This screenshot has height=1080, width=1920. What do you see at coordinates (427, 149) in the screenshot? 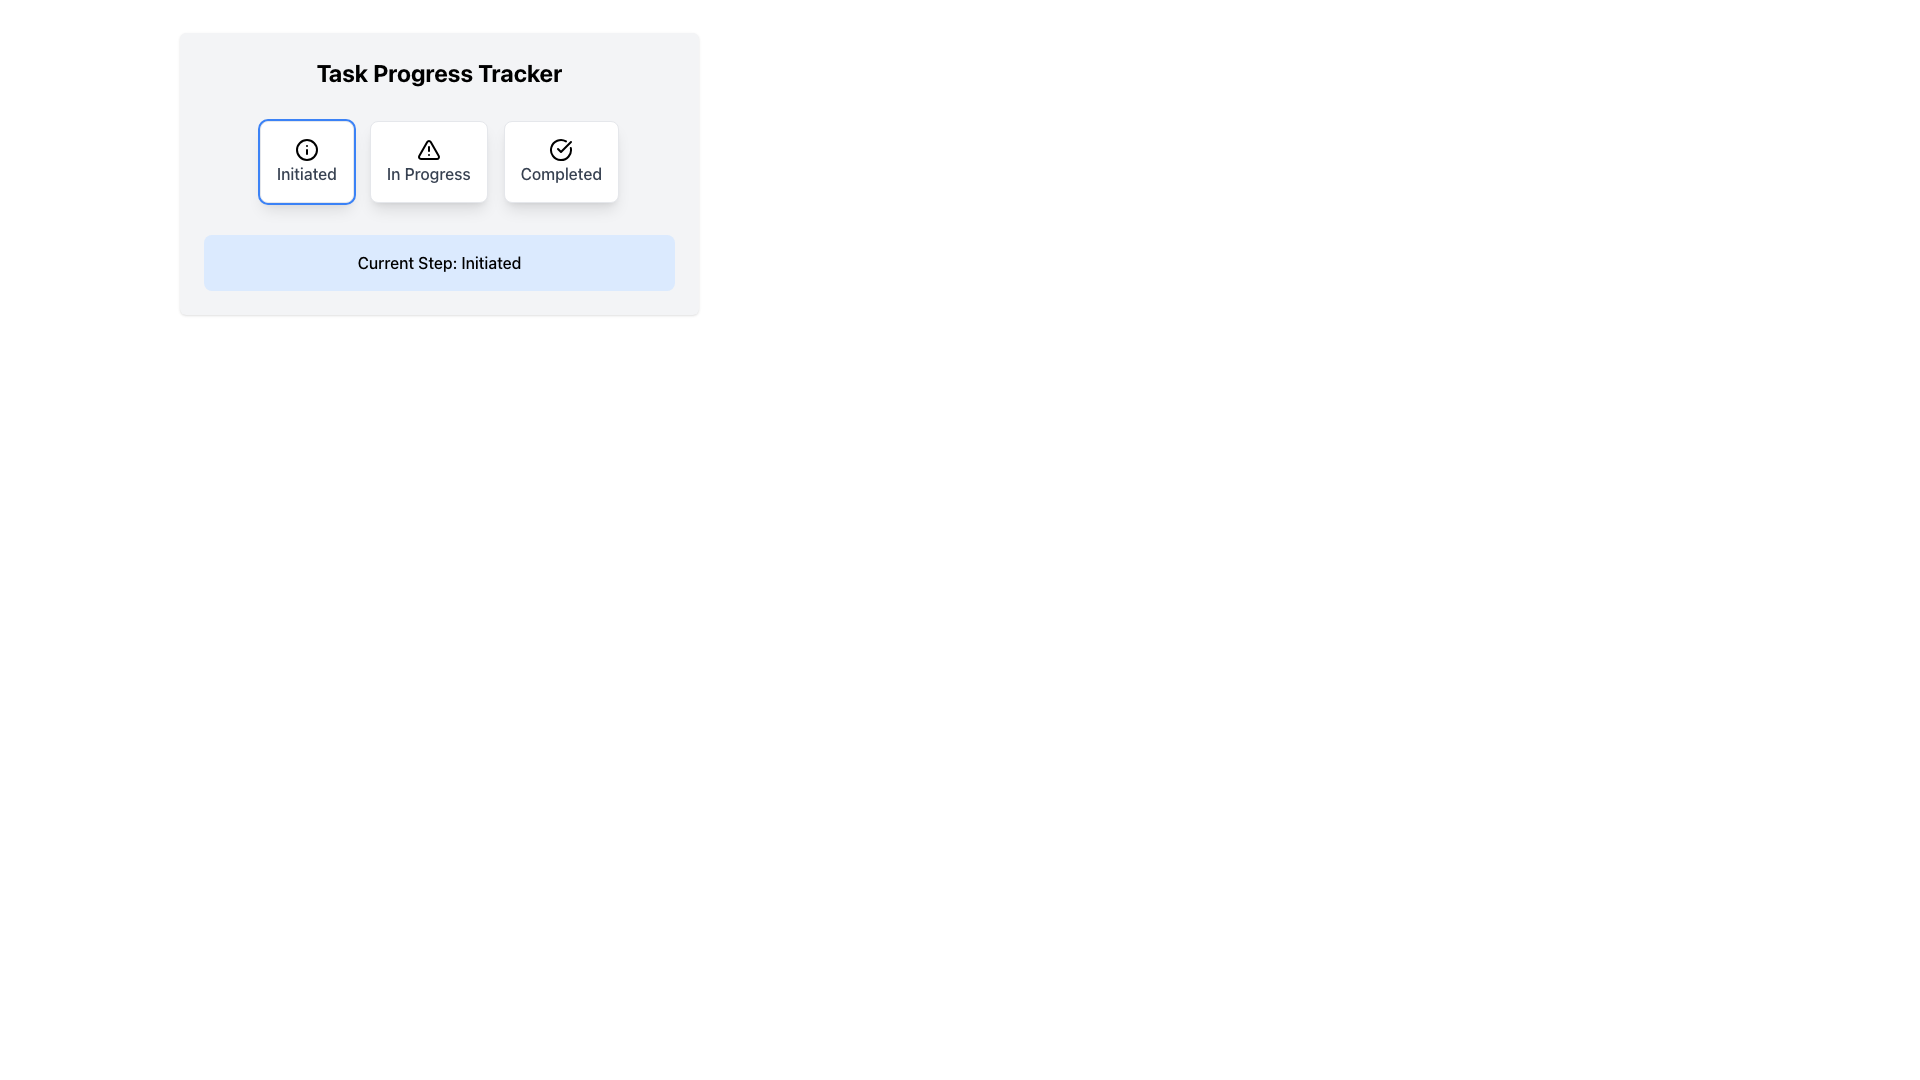
I see `the prominent triangular alert icon located in the 'In Progress' step section of the Task Progress Tracker interface to draw attention to its cautionary significance` at bounding box center [427, 149].